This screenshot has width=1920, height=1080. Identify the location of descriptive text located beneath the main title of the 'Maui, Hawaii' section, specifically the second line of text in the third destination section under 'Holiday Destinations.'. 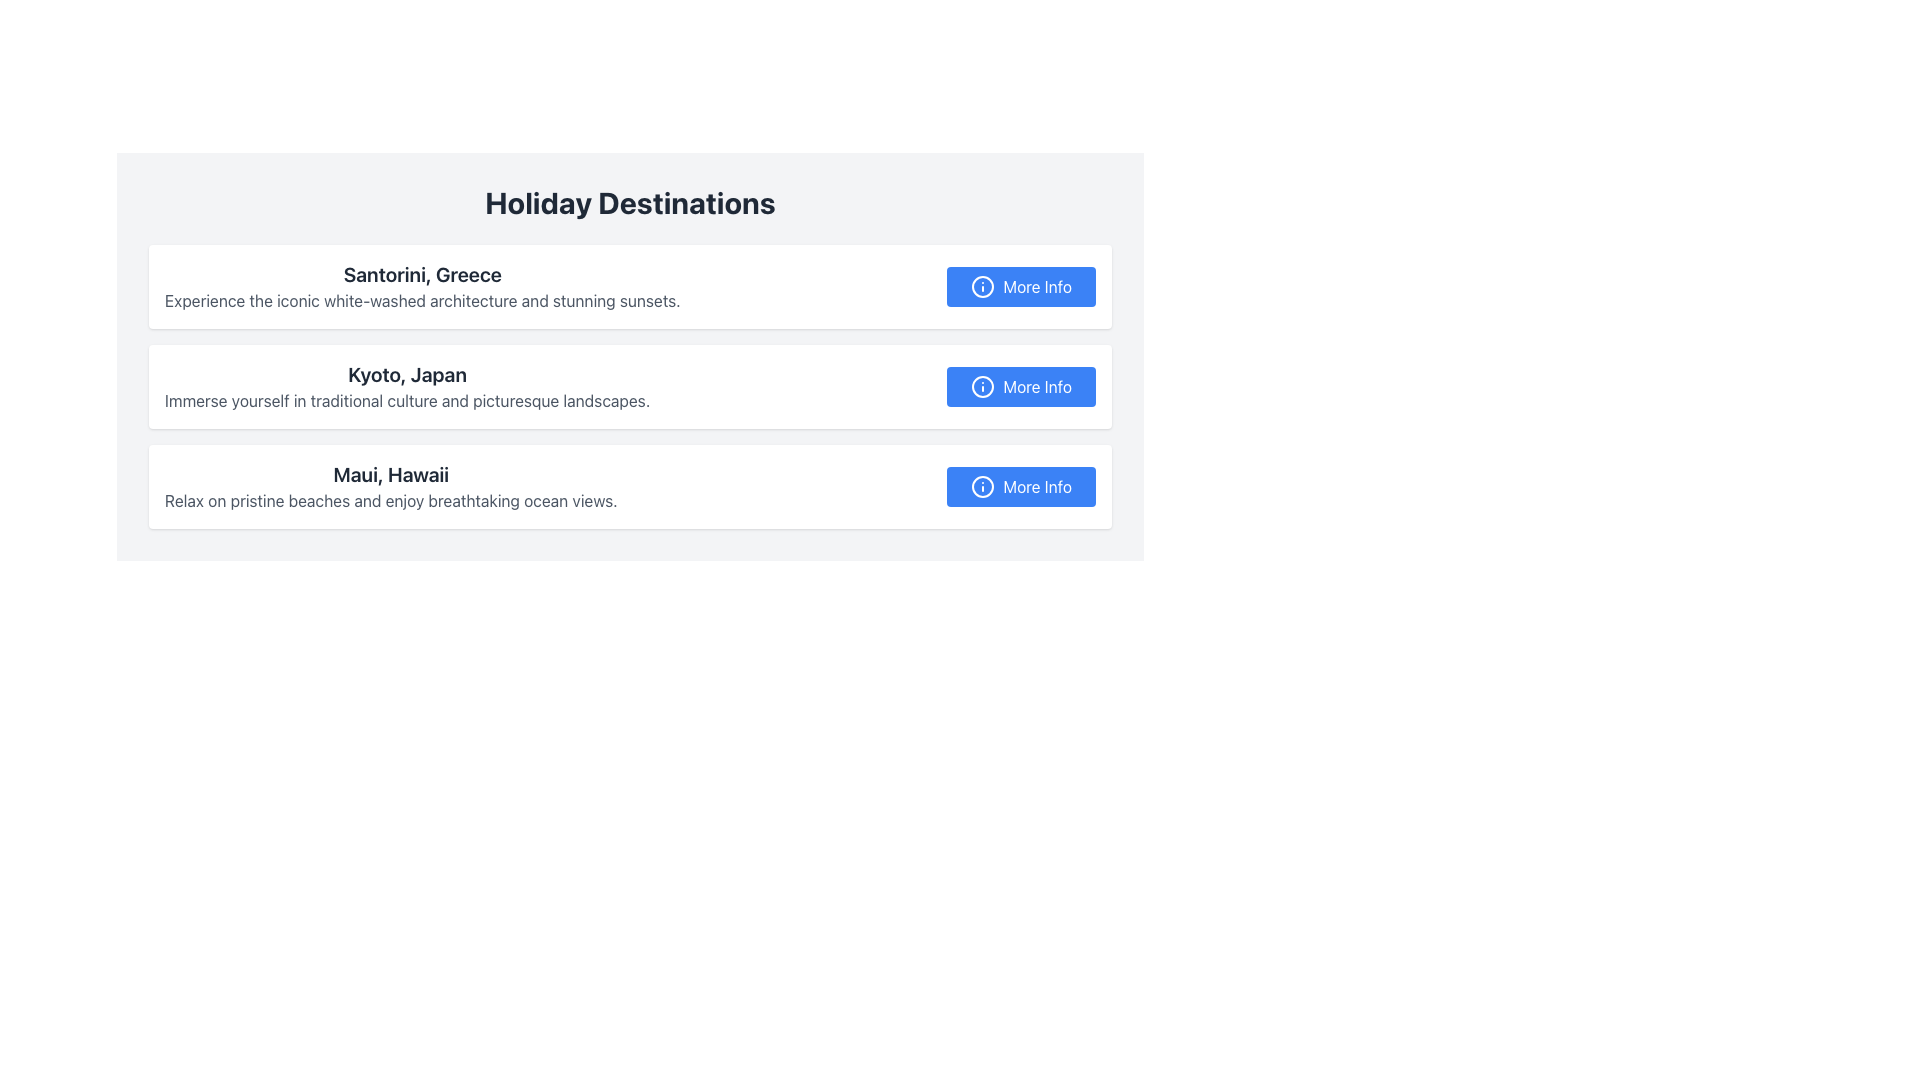
(391, 500).